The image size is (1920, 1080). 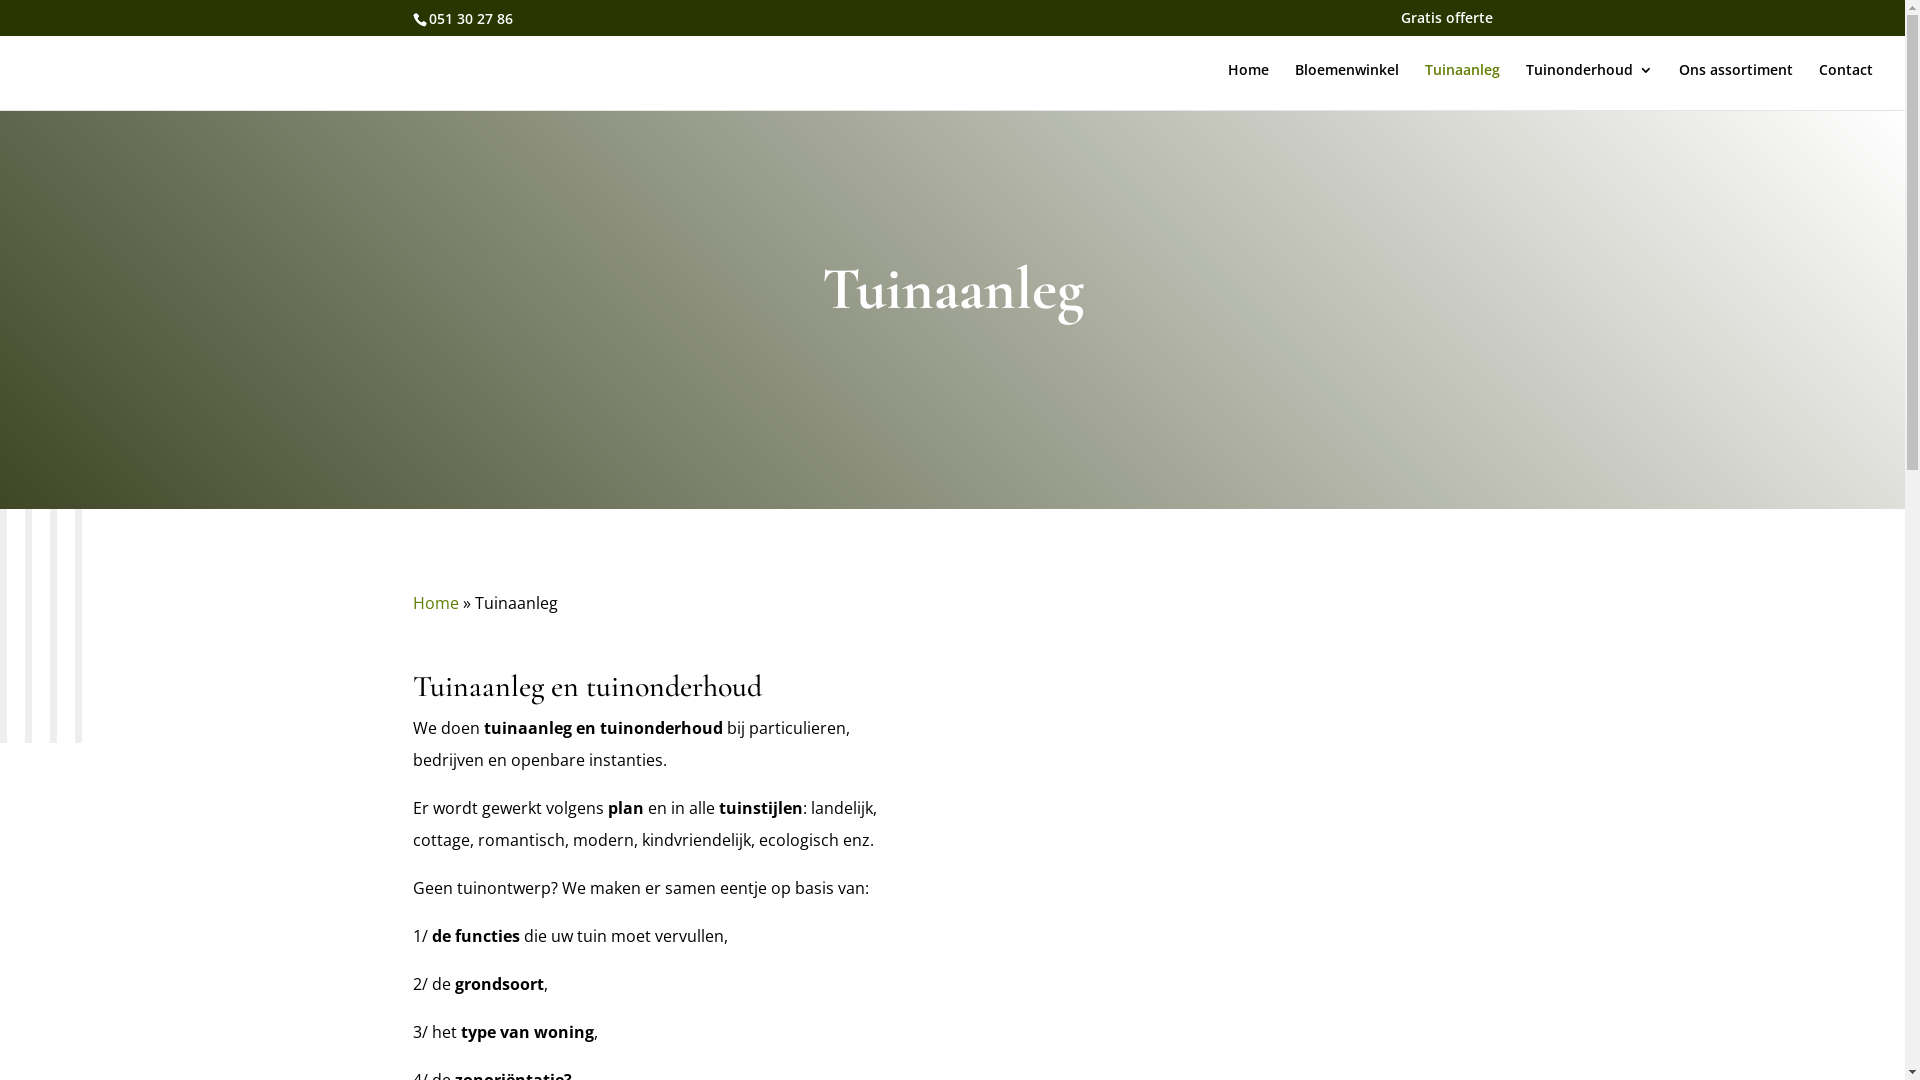 I want to click on 'Home', so click(x=434, y=601).